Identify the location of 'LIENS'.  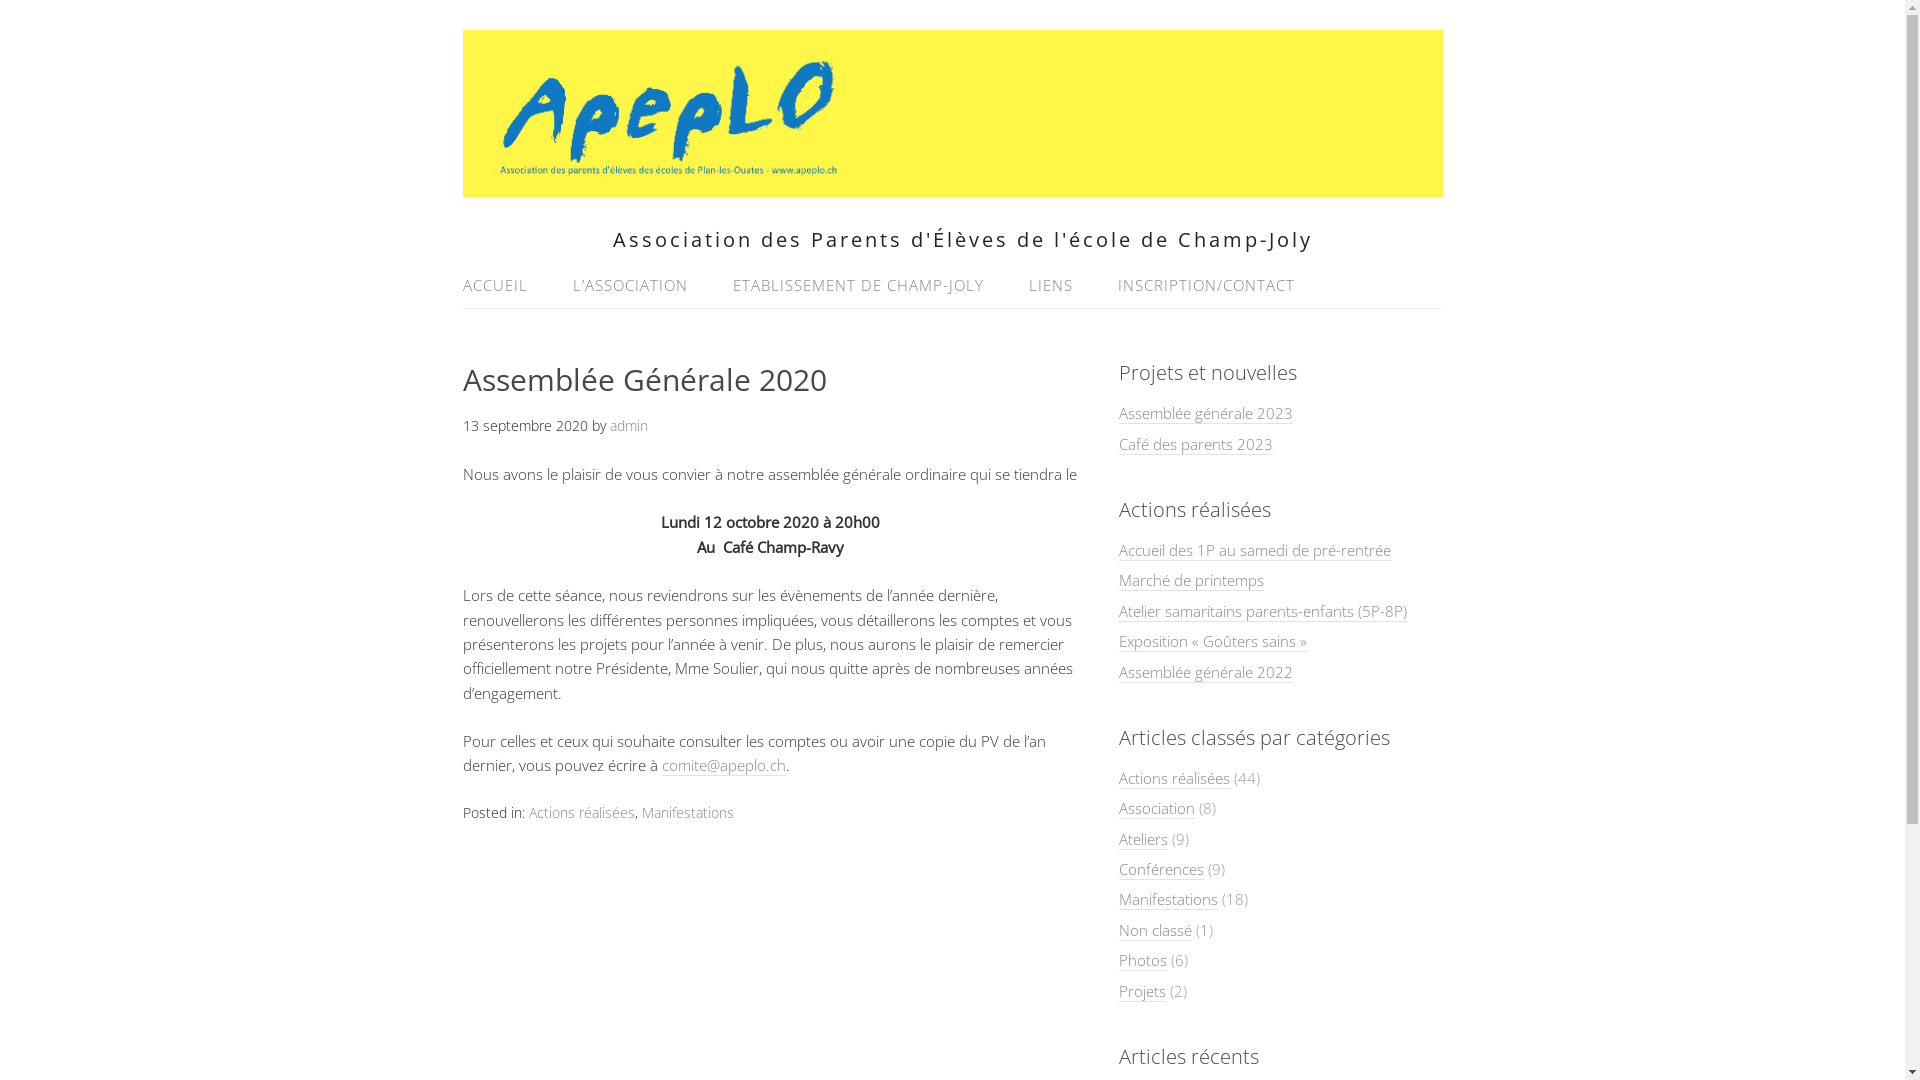
(1049, 285).